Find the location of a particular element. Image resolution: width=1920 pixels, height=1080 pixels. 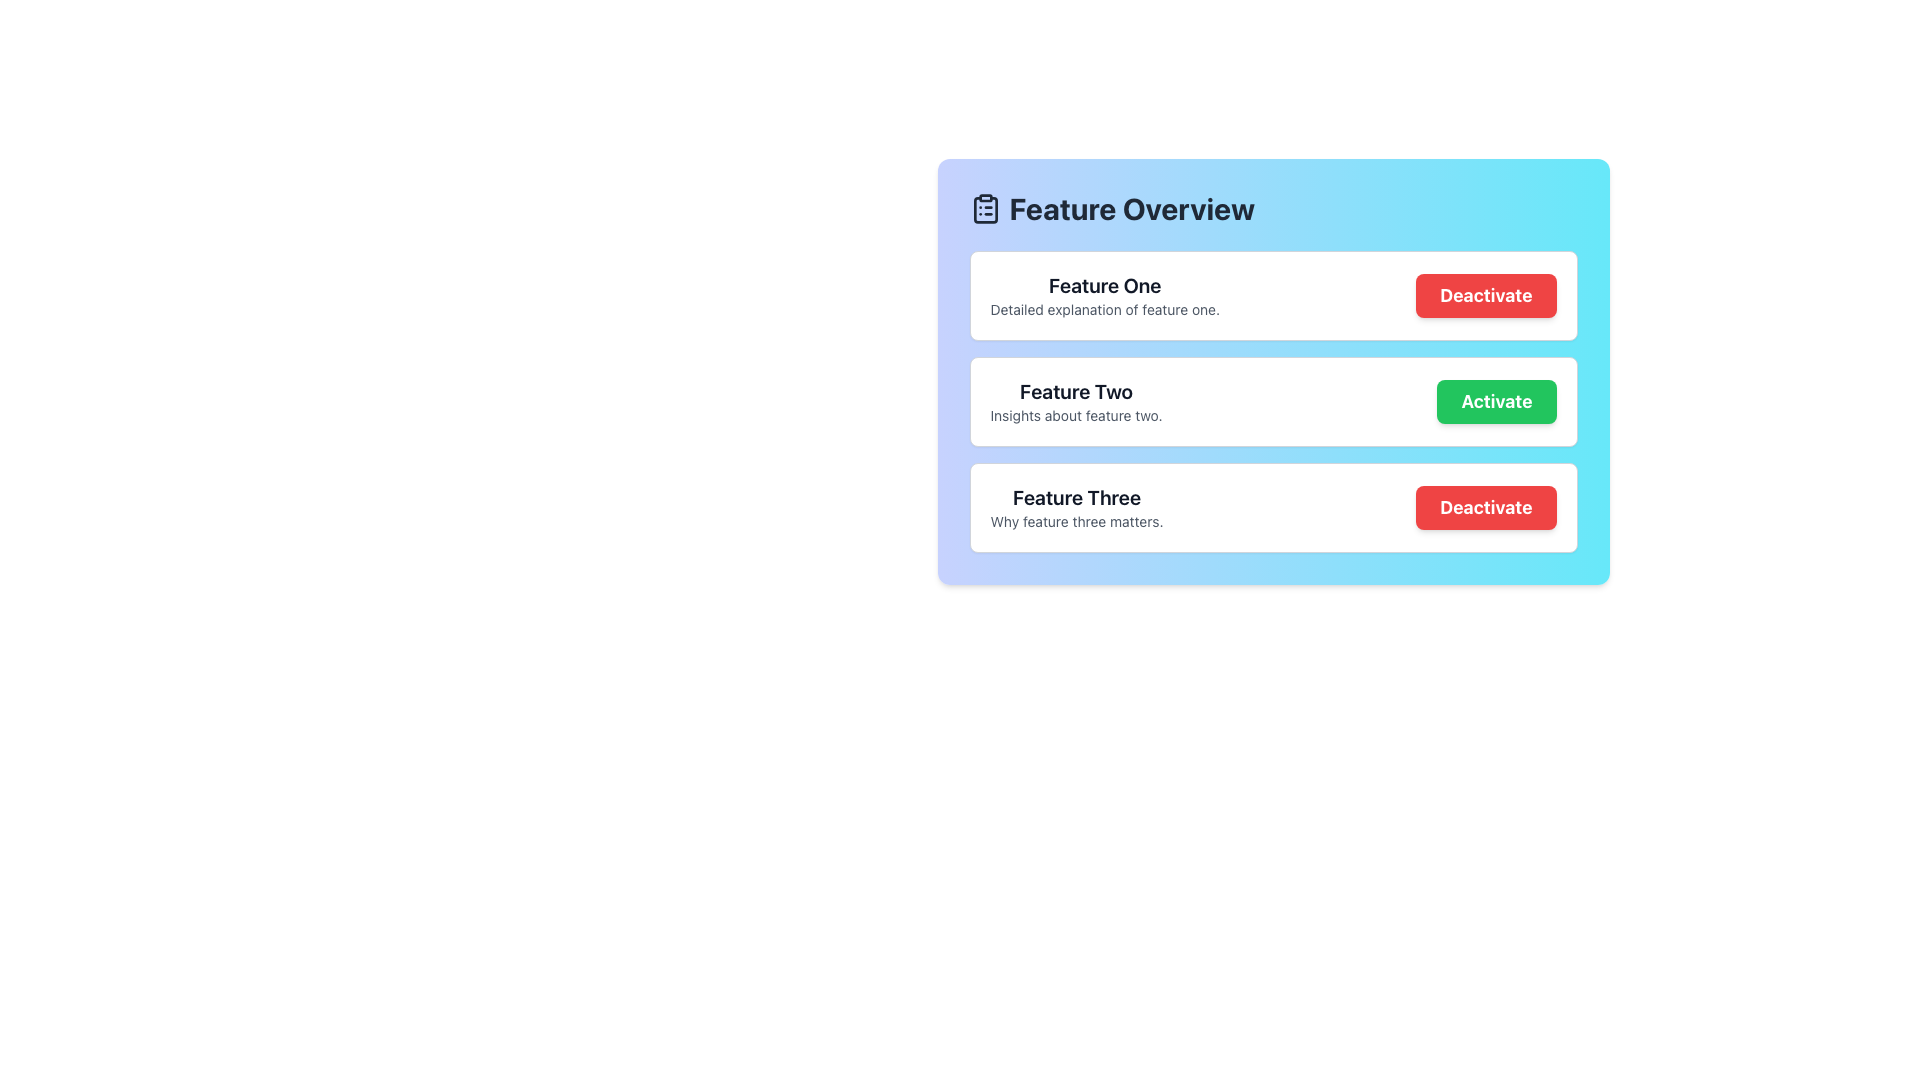

the text label that reads 'Insights about feature two.', which is styled in a smaller gray font and located below the title 'Feature Two' within a card-style component is located at coordinates (1075, 415).